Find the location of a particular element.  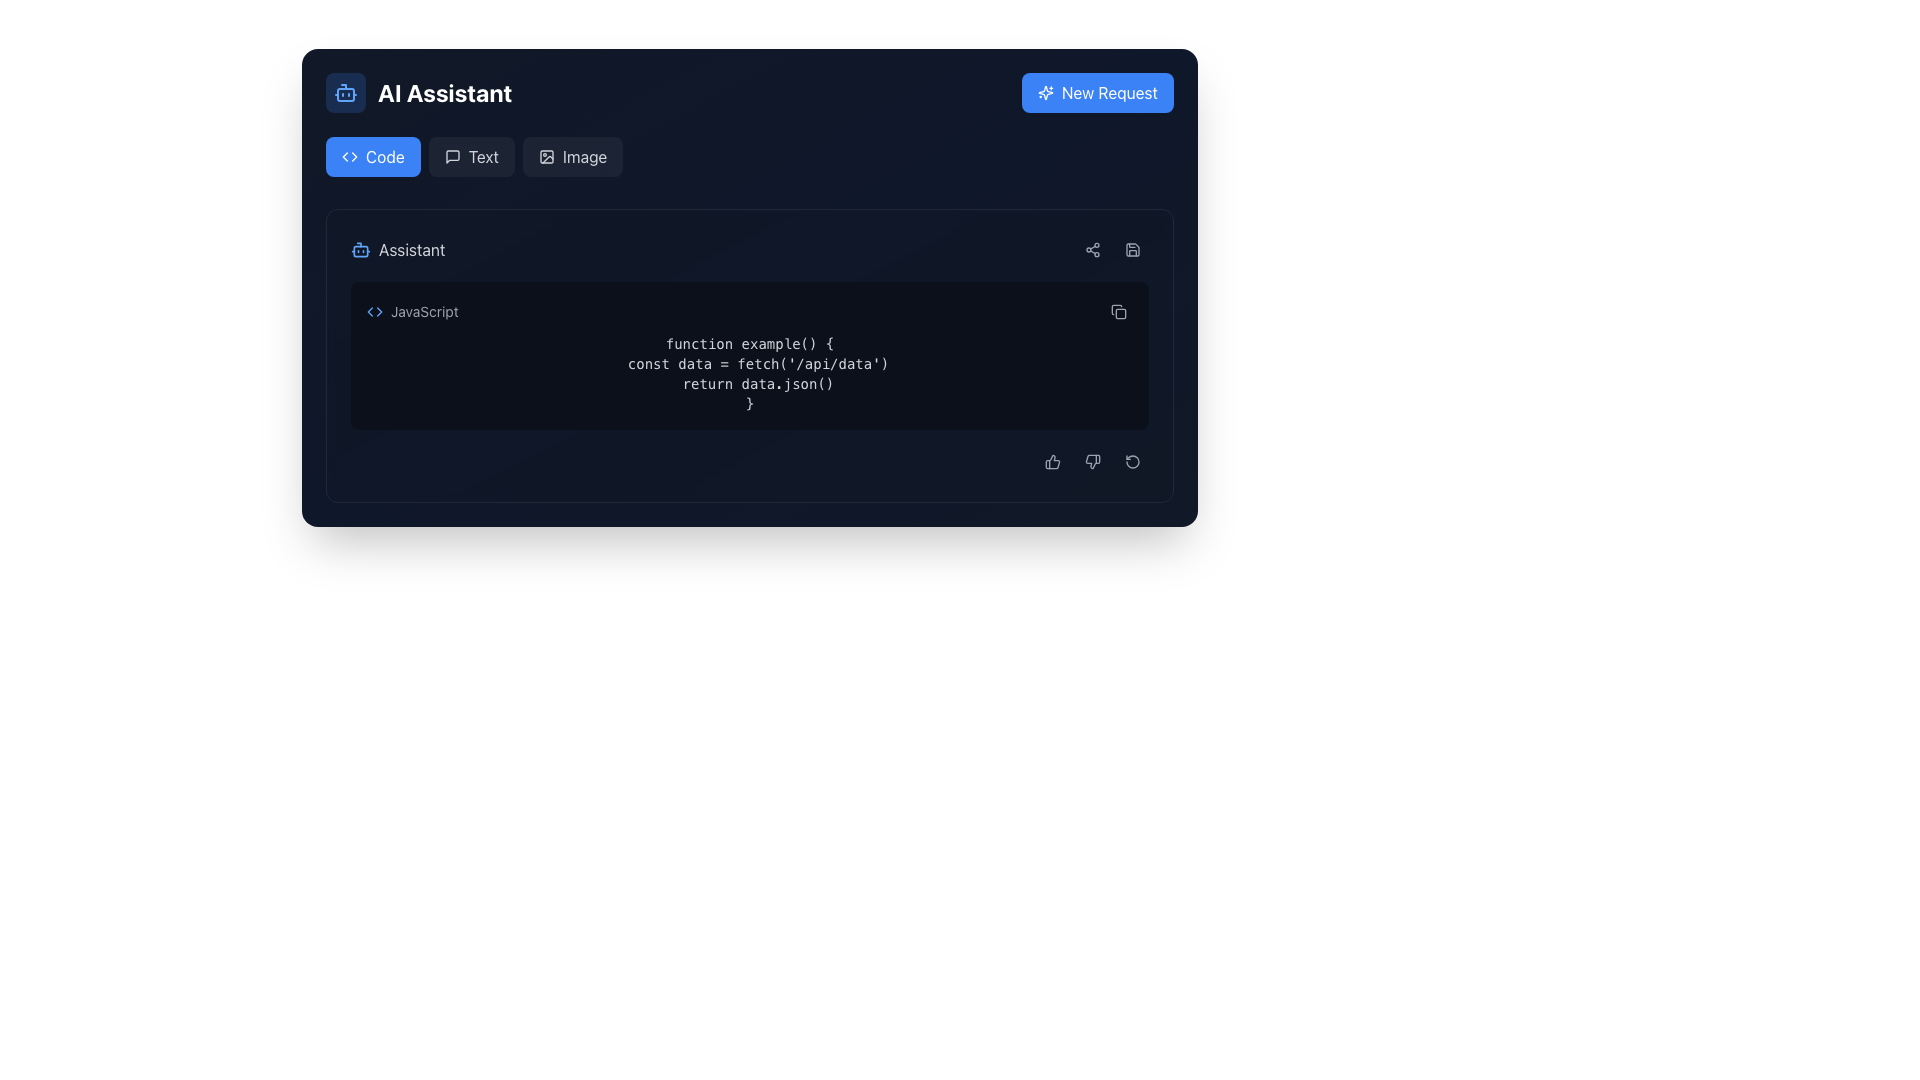

the small photograph icon that is part of the 'Image' button located in the middle-right part of the interface is located at coordinates (547, 156).